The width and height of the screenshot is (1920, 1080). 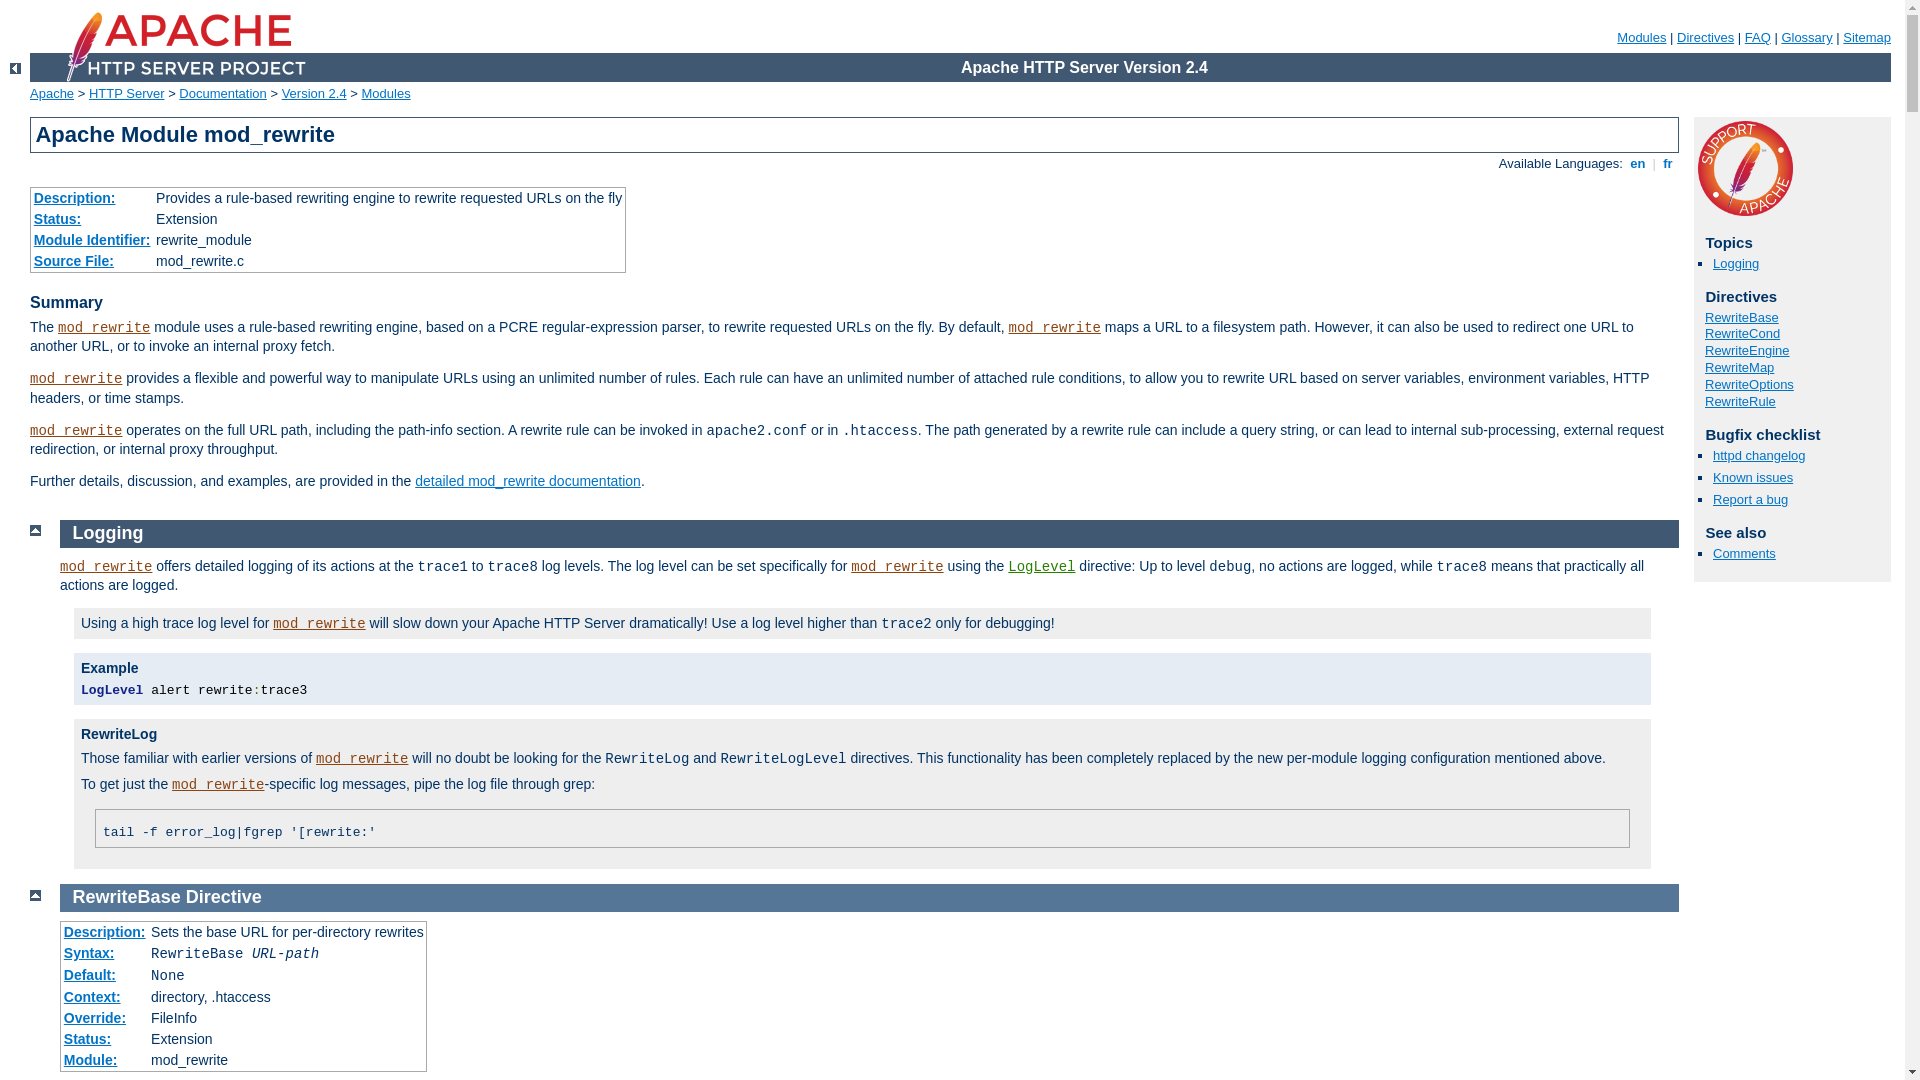 What do you see at coordinates (1806, 37) in the screenshot?
I see `'Glossary'` at bounding box center [1806, 37].